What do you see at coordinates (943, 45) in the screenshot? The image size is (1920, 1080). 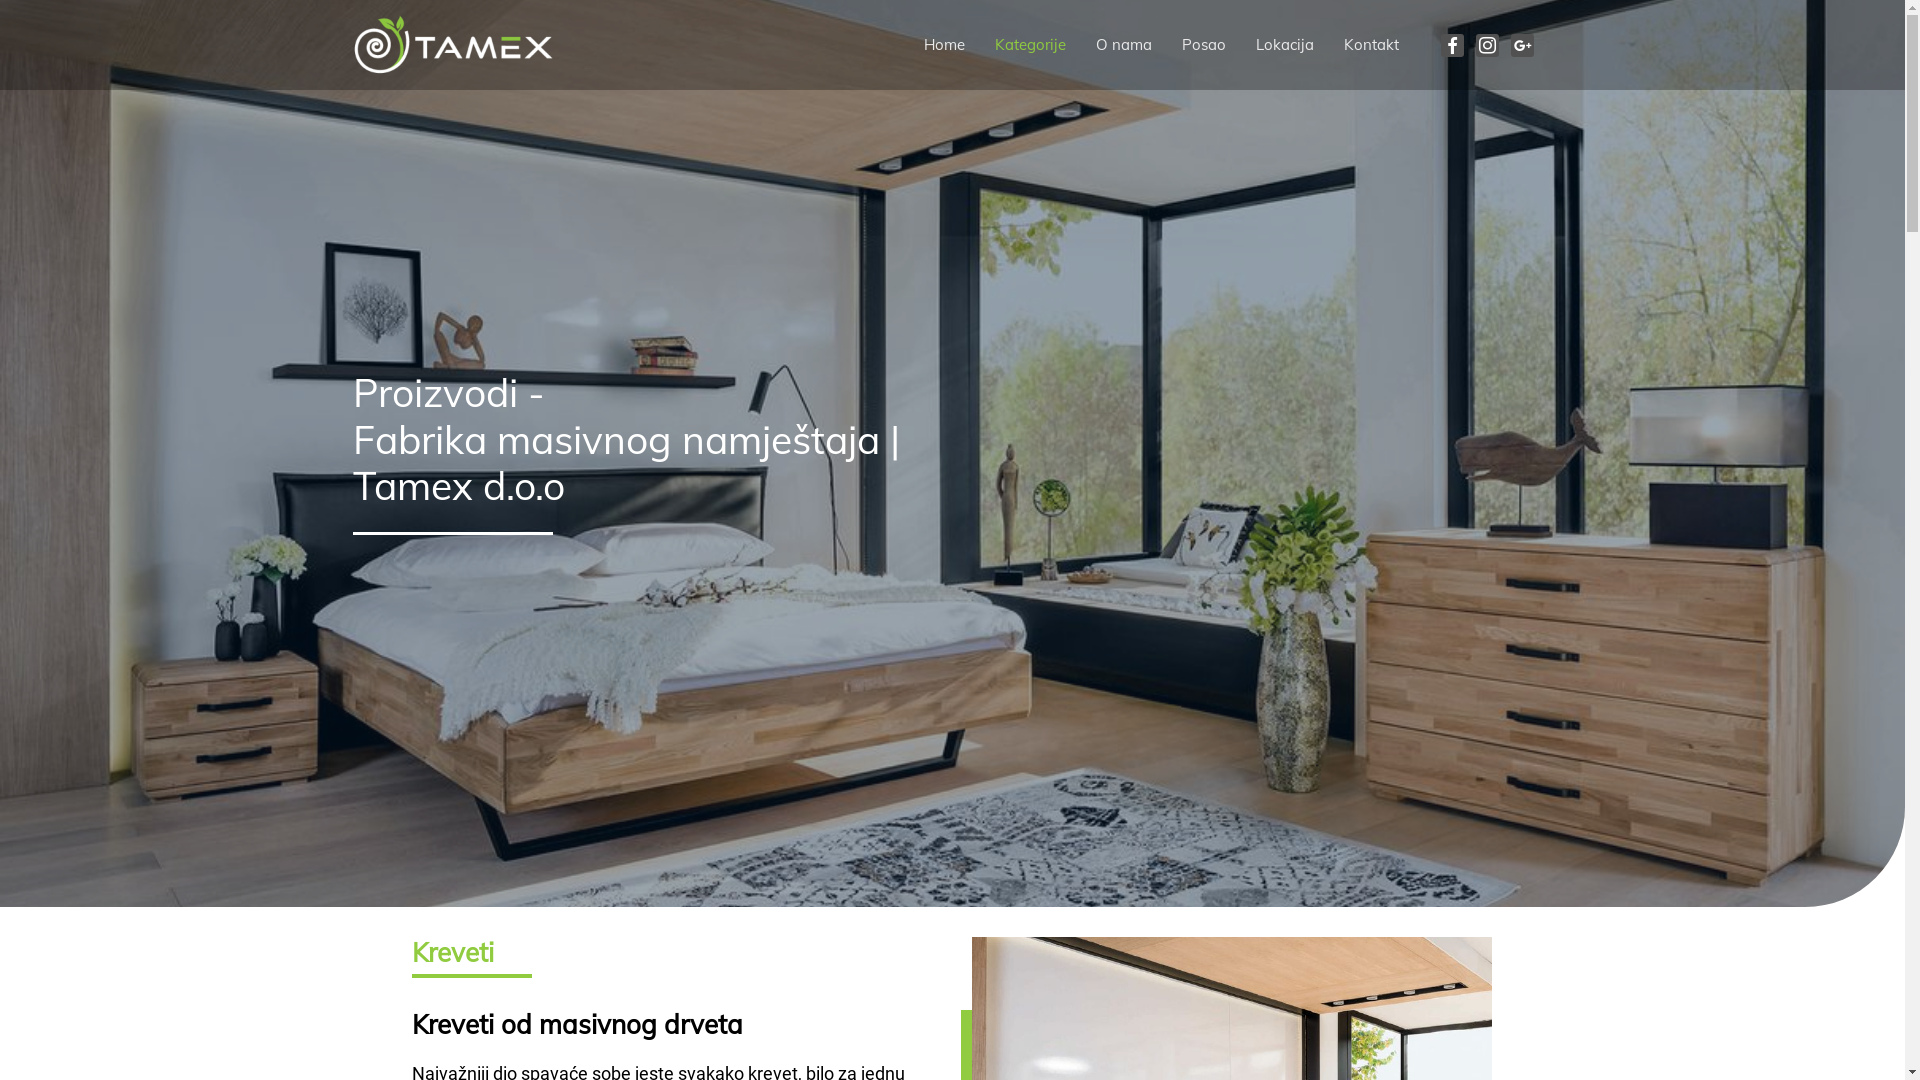 I see `'Home'` at bounding box center [943, 45].